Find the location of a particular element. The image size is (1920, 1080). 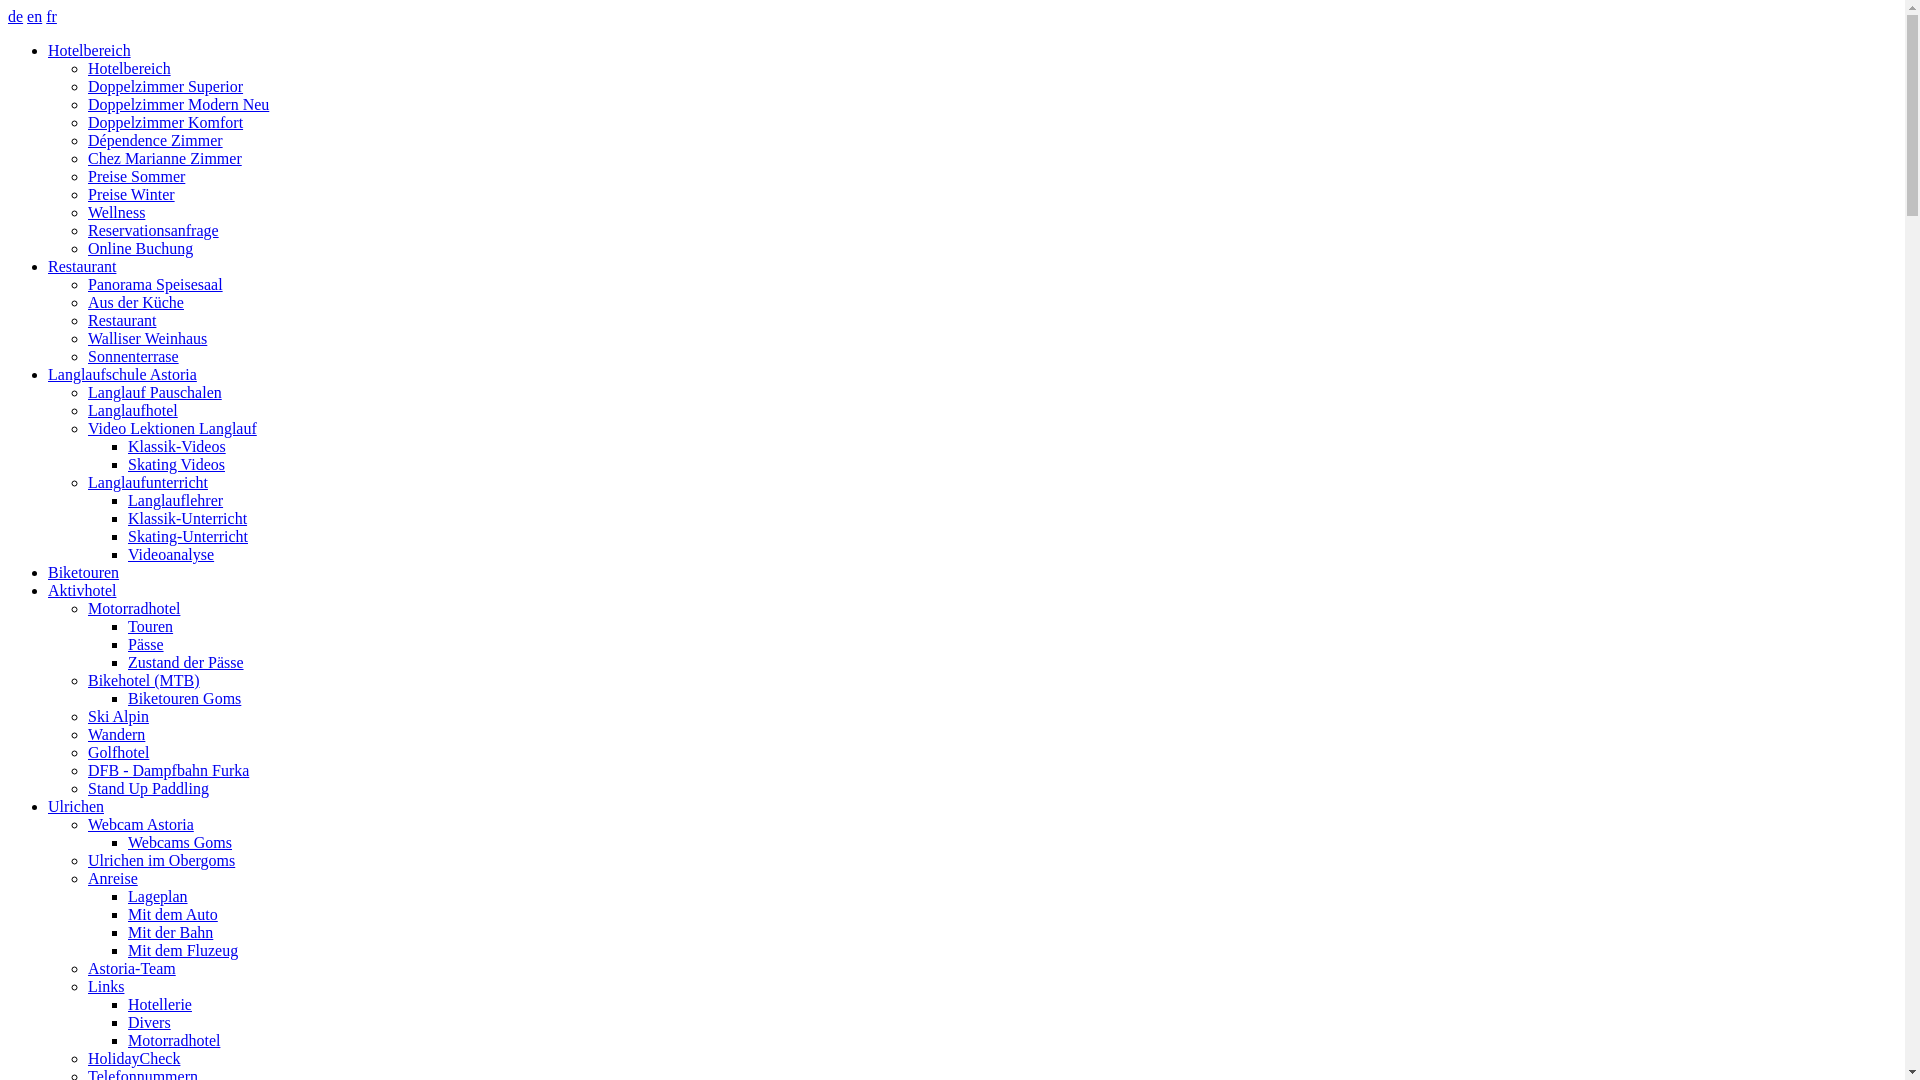

'Restaurant' is located at coordinates (48, 265).